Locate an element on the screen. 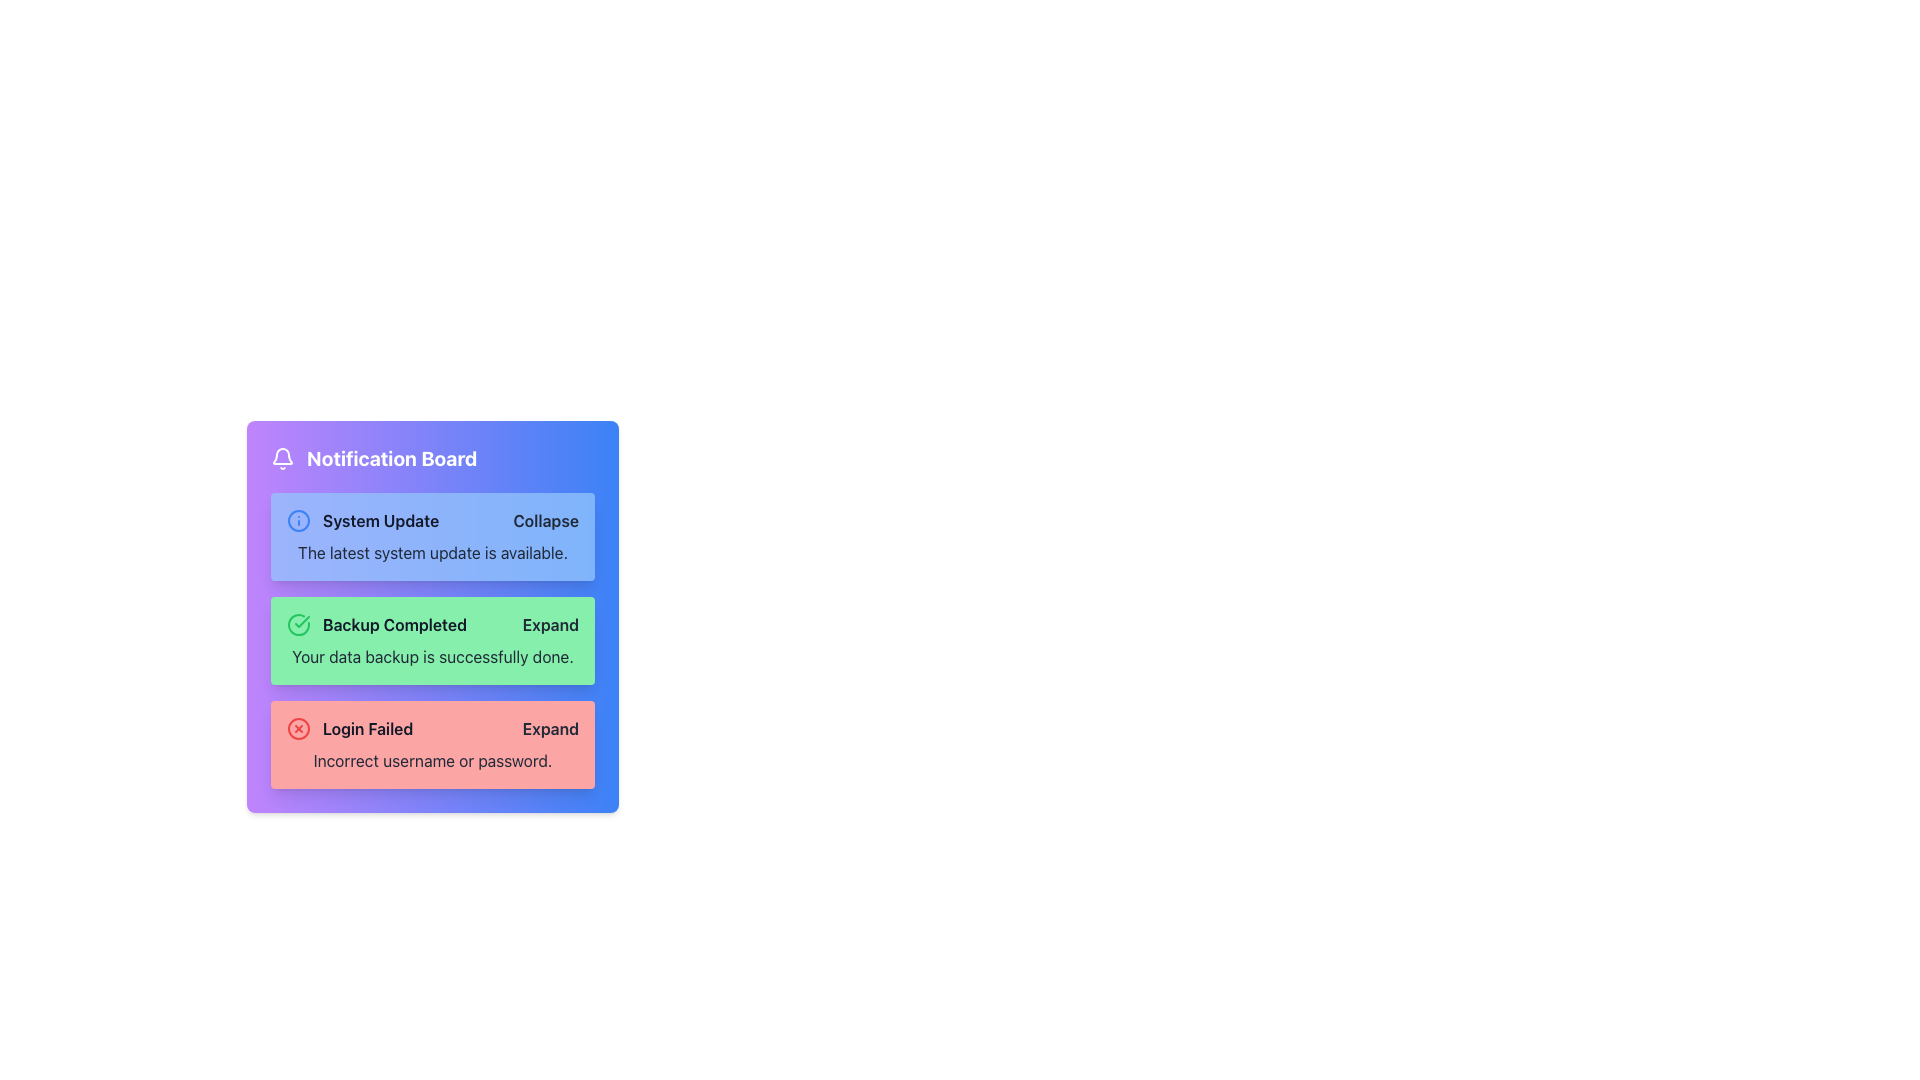 This screenshot has height=1080, width=1920. bold-text title 'Notification Board' in white font, which serves as the header for the notification section is located at coordinates (392, 459).